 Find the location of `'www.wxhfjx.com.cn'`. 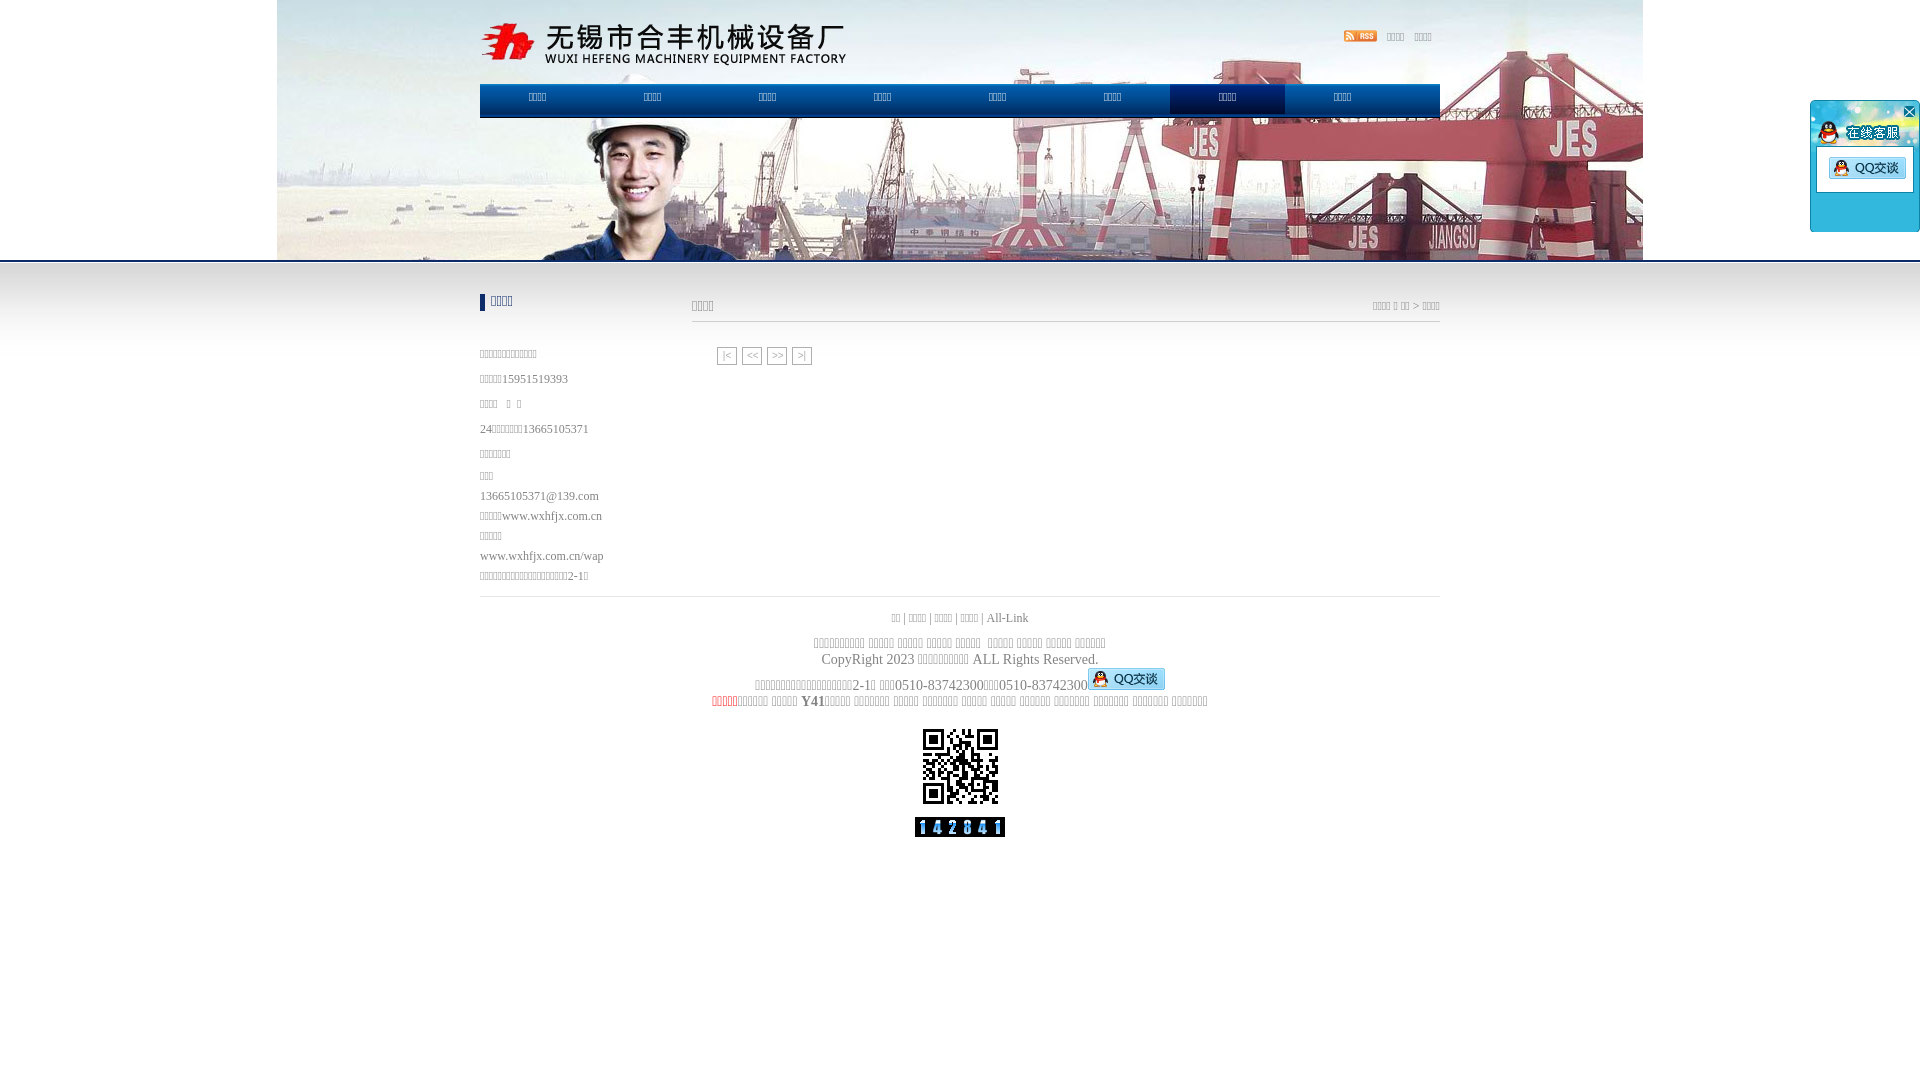

'www.wxhfjx.com.cn' is located at coordinates (552, 515).